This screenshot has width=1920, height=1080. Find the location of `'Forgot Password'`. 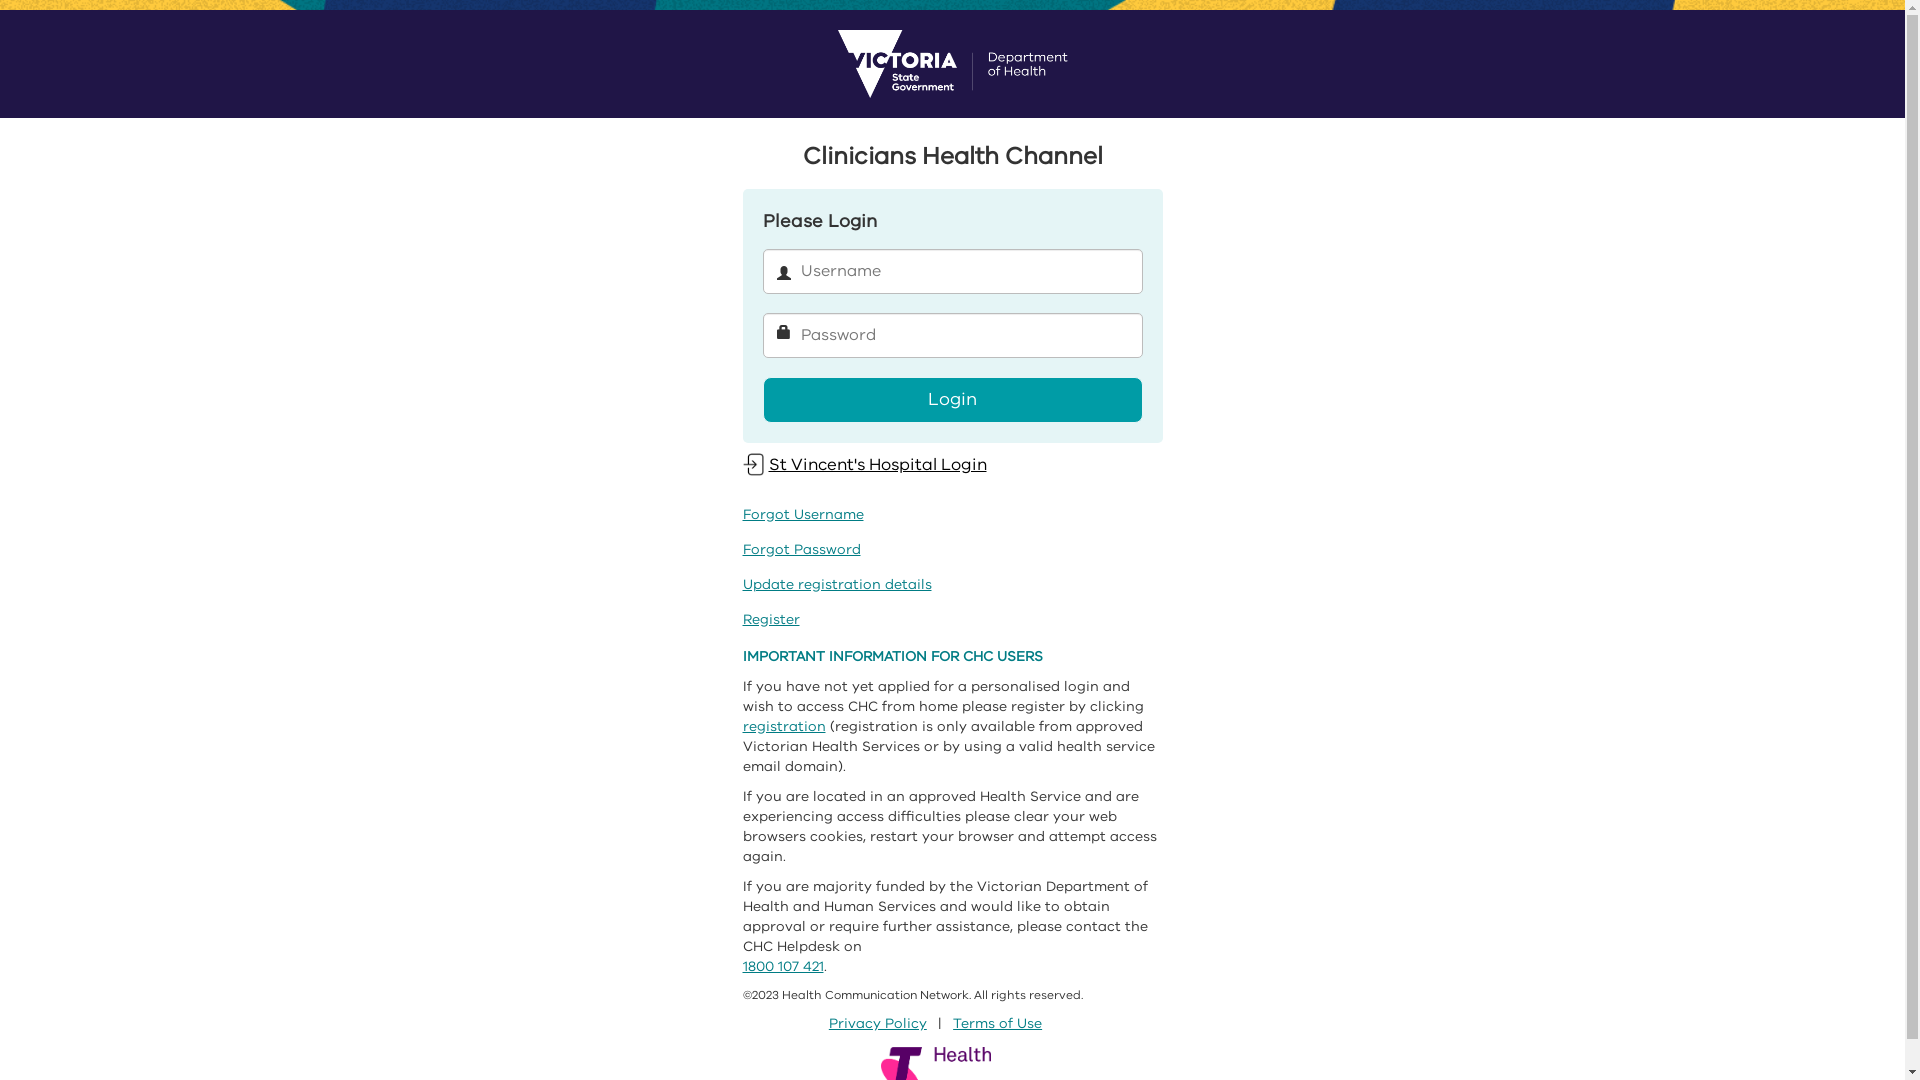

'Forgot Password' is located at coordinates (801, 549).